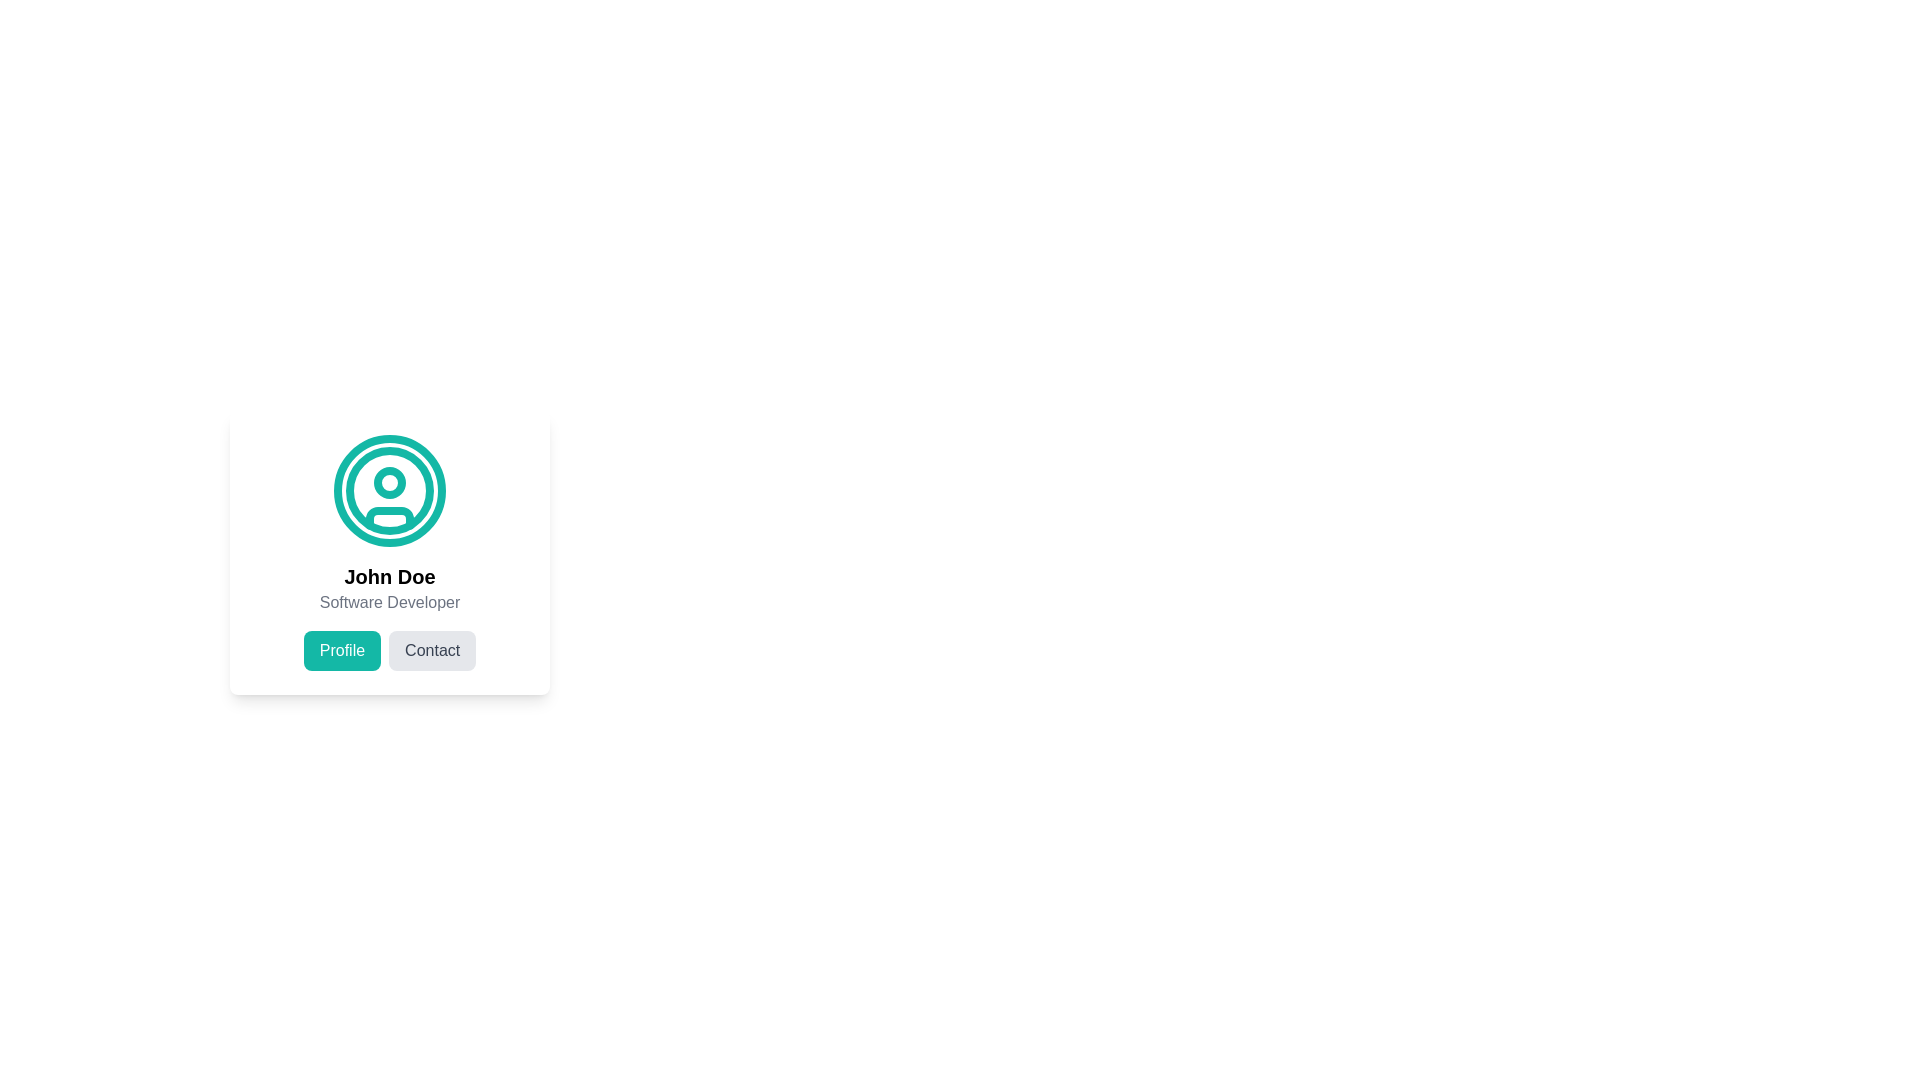 The height and width of the screenshot is (1080, 1920). What do you see at coordinates (389, 552) in the screenshot?
I see `the circular avatar icon in the profile card of 'John Doe'` at bounding box center [389, 552].